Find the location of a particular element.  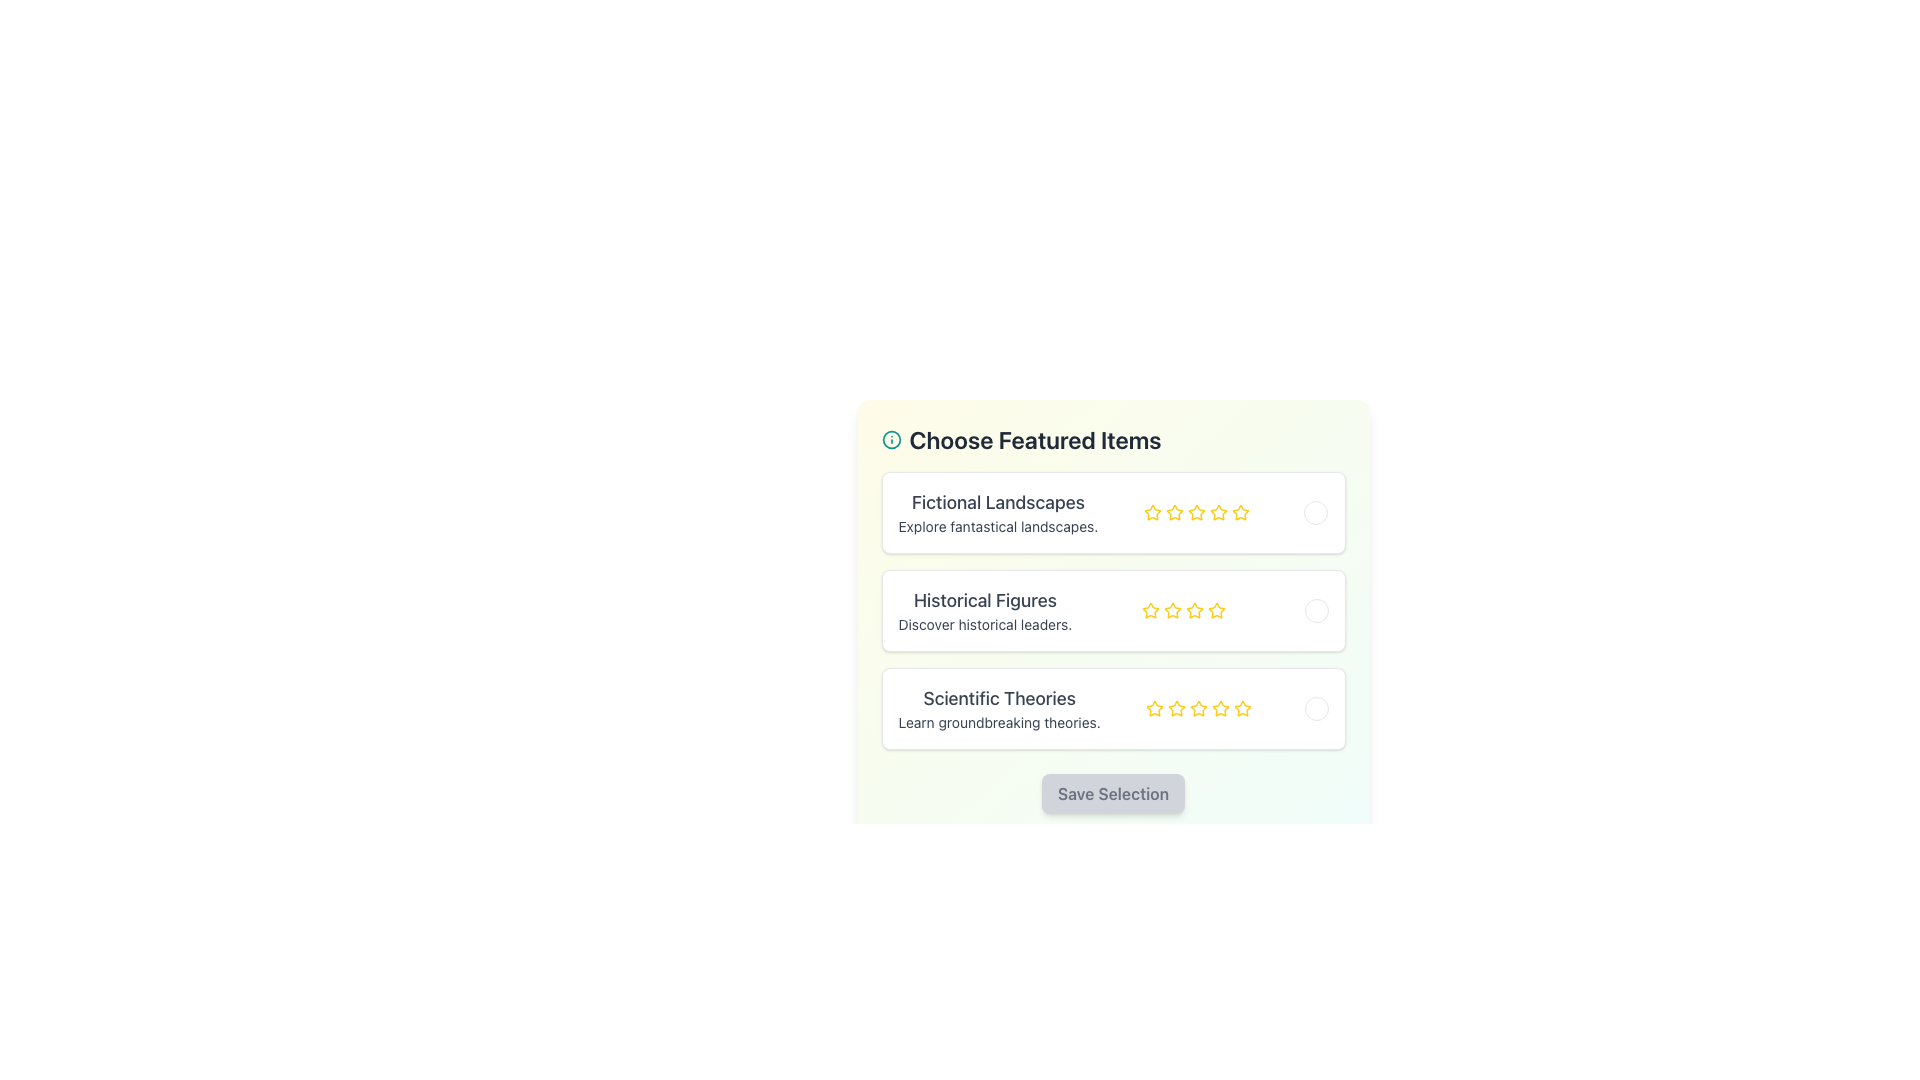

the fifth star in the rating system for the category 'Fictional Landscapes' is located at coordinates (1240, 512).